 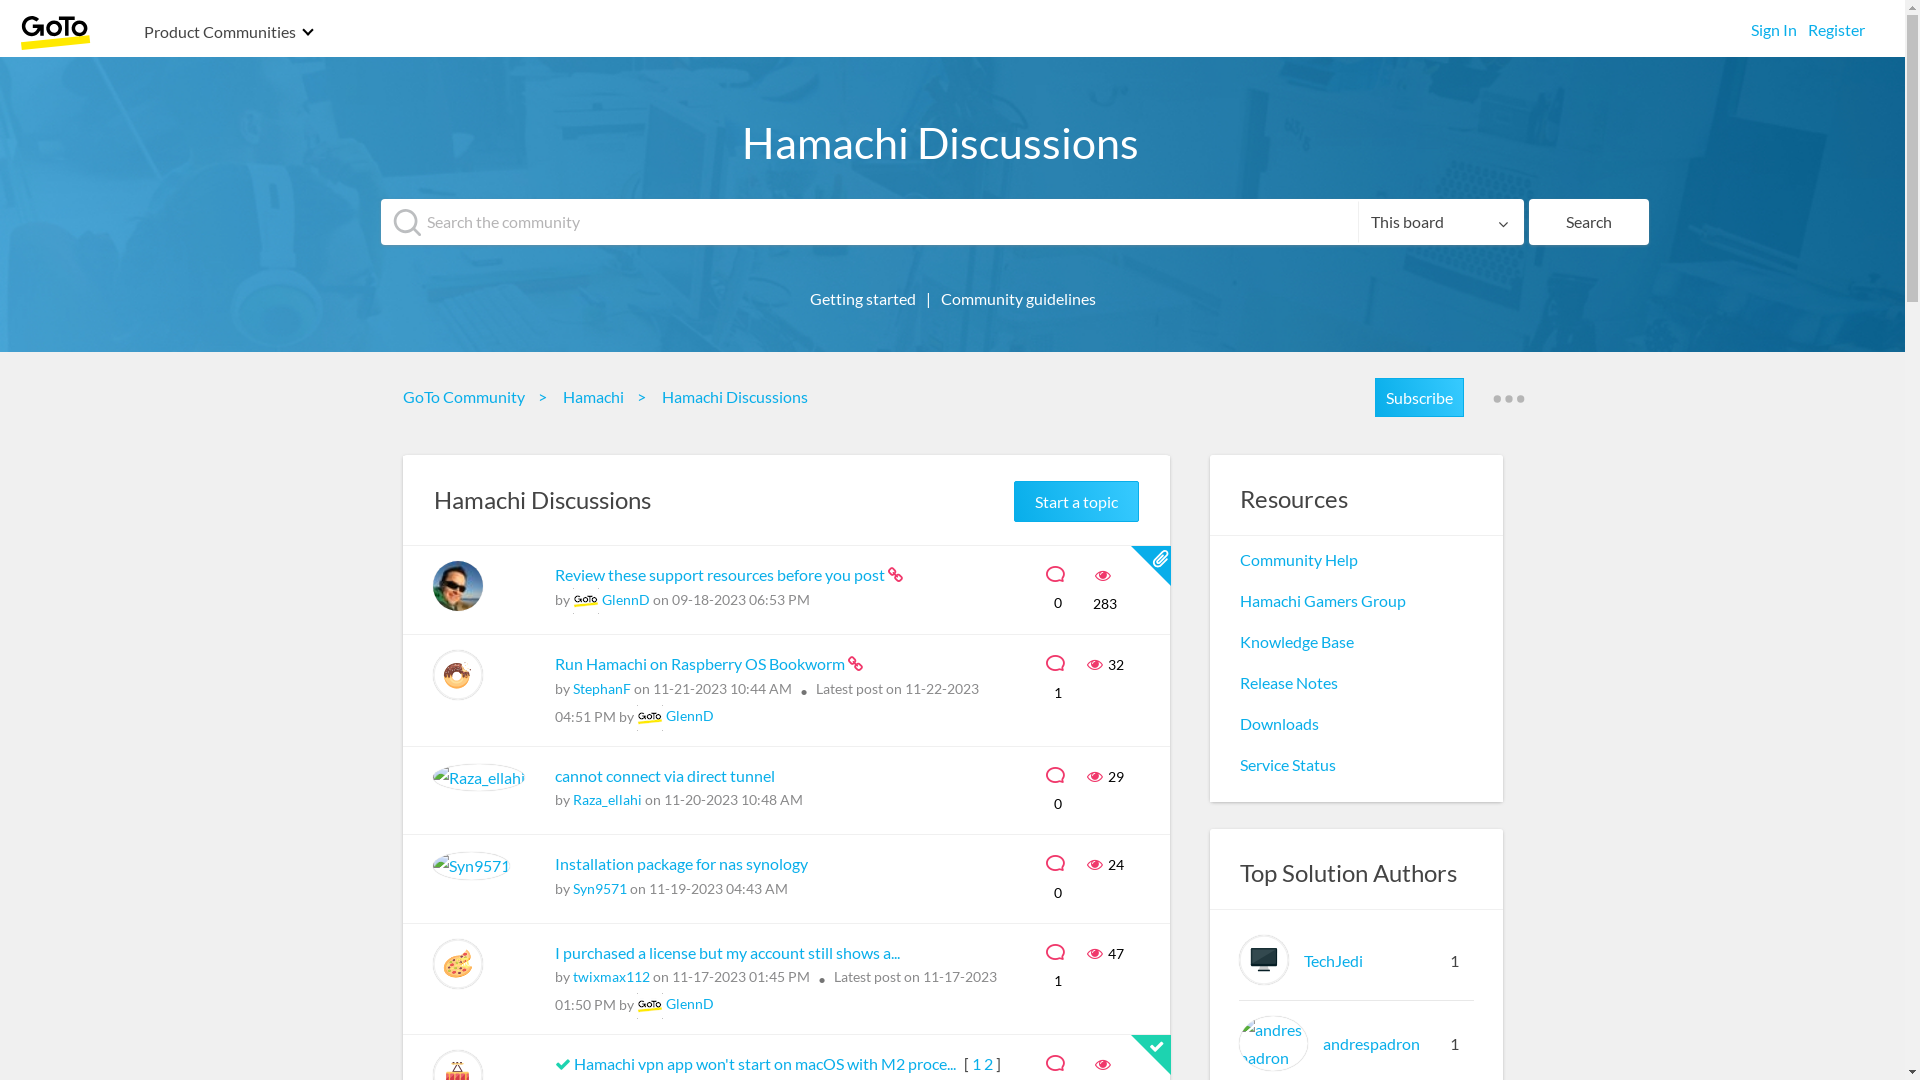 What do you see at coordinates (1507, 398) in the screenshot?
I see `'Options'` at bounding box center [1507, 398].